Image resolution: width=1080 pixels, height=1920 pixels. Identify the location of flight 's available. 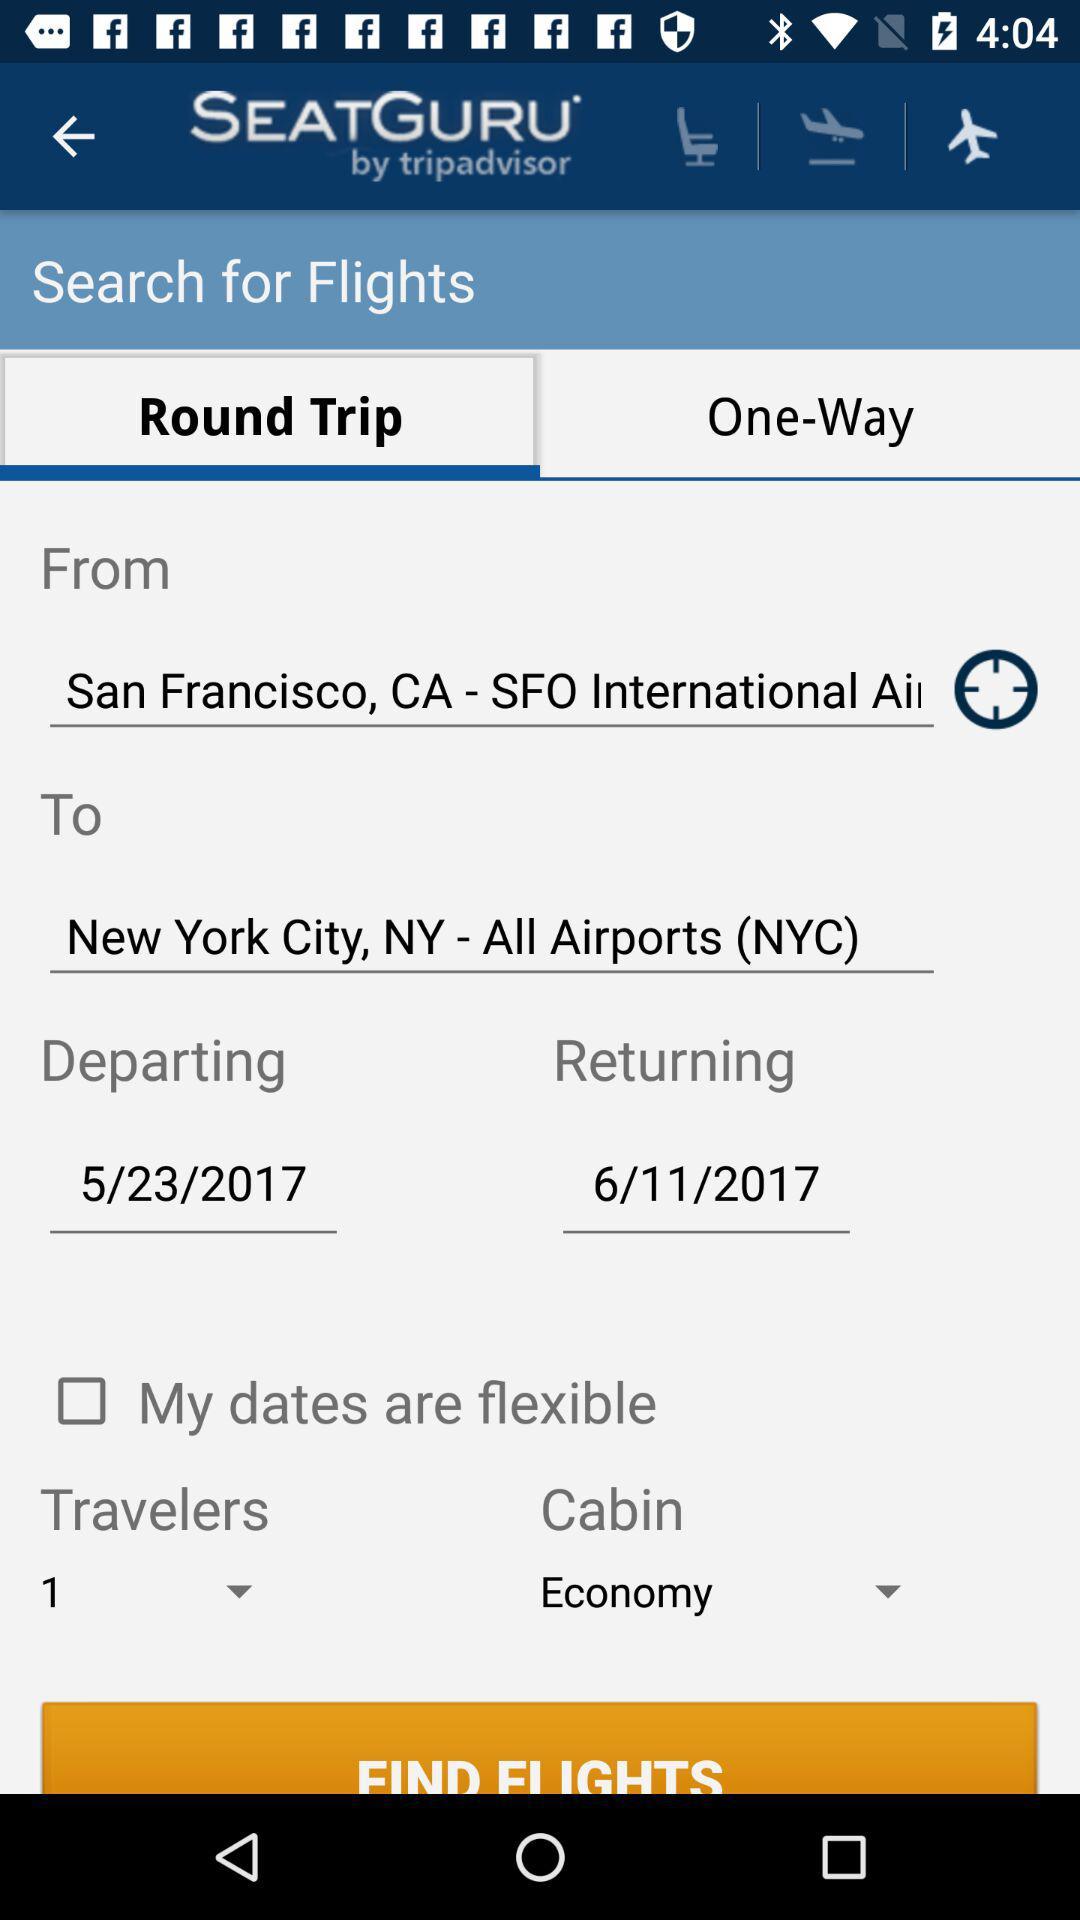
(971, 135).